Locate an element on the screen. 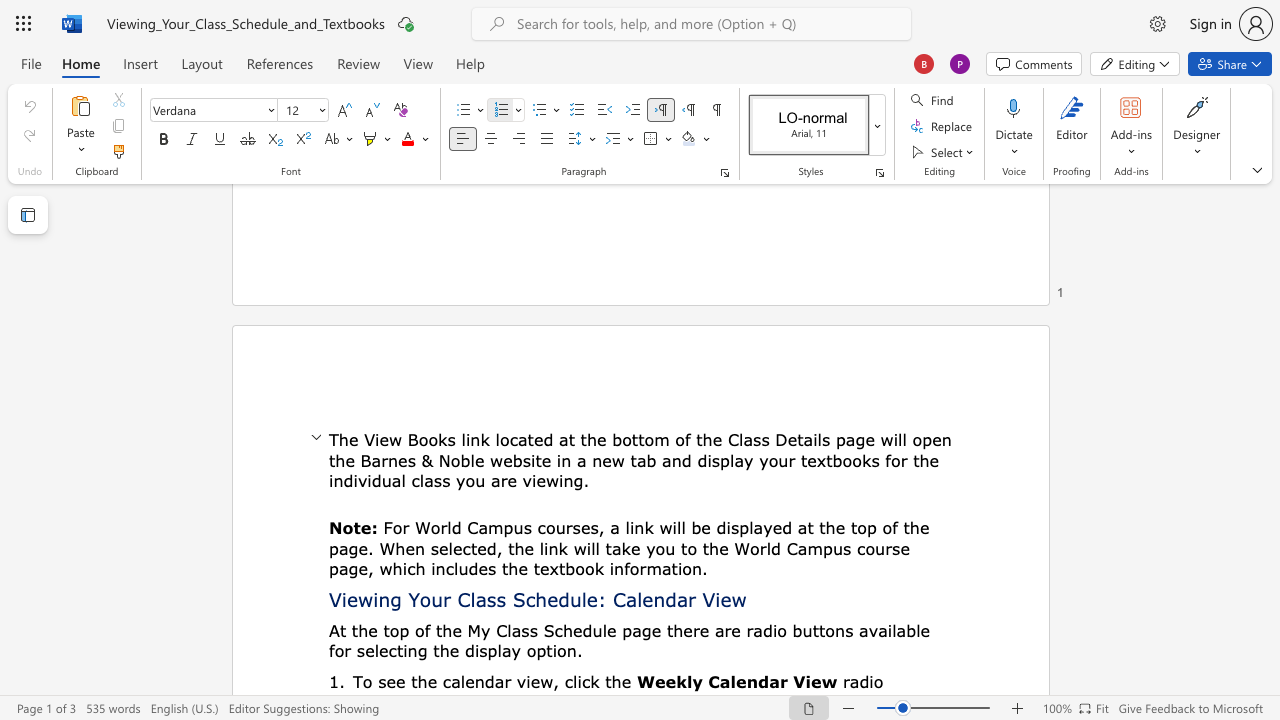 The height and width of the screenshot is (720, 1280). the 1th character "B" in the text is located at coordinates (412, 438).